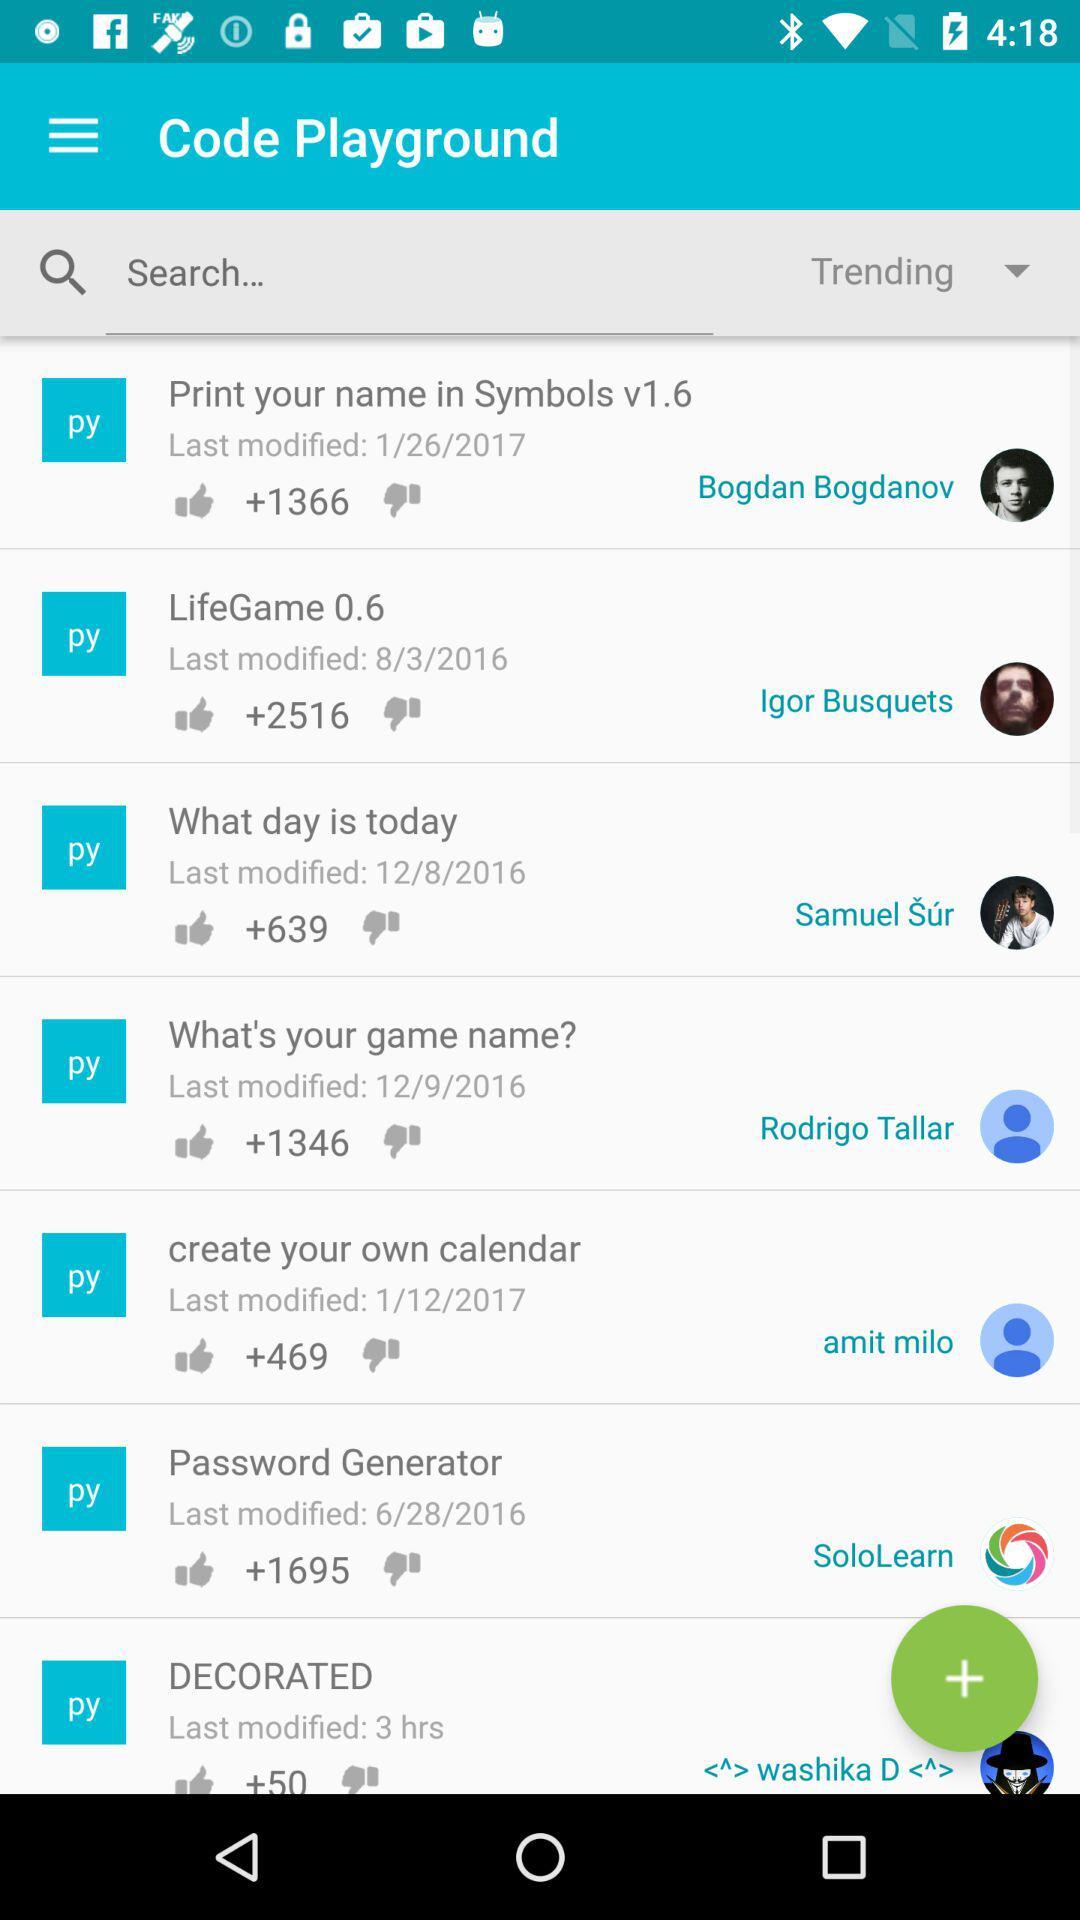 The height and width of the screenshot is (1920, 1080). I want to click on symbol, so click(963, 1678).